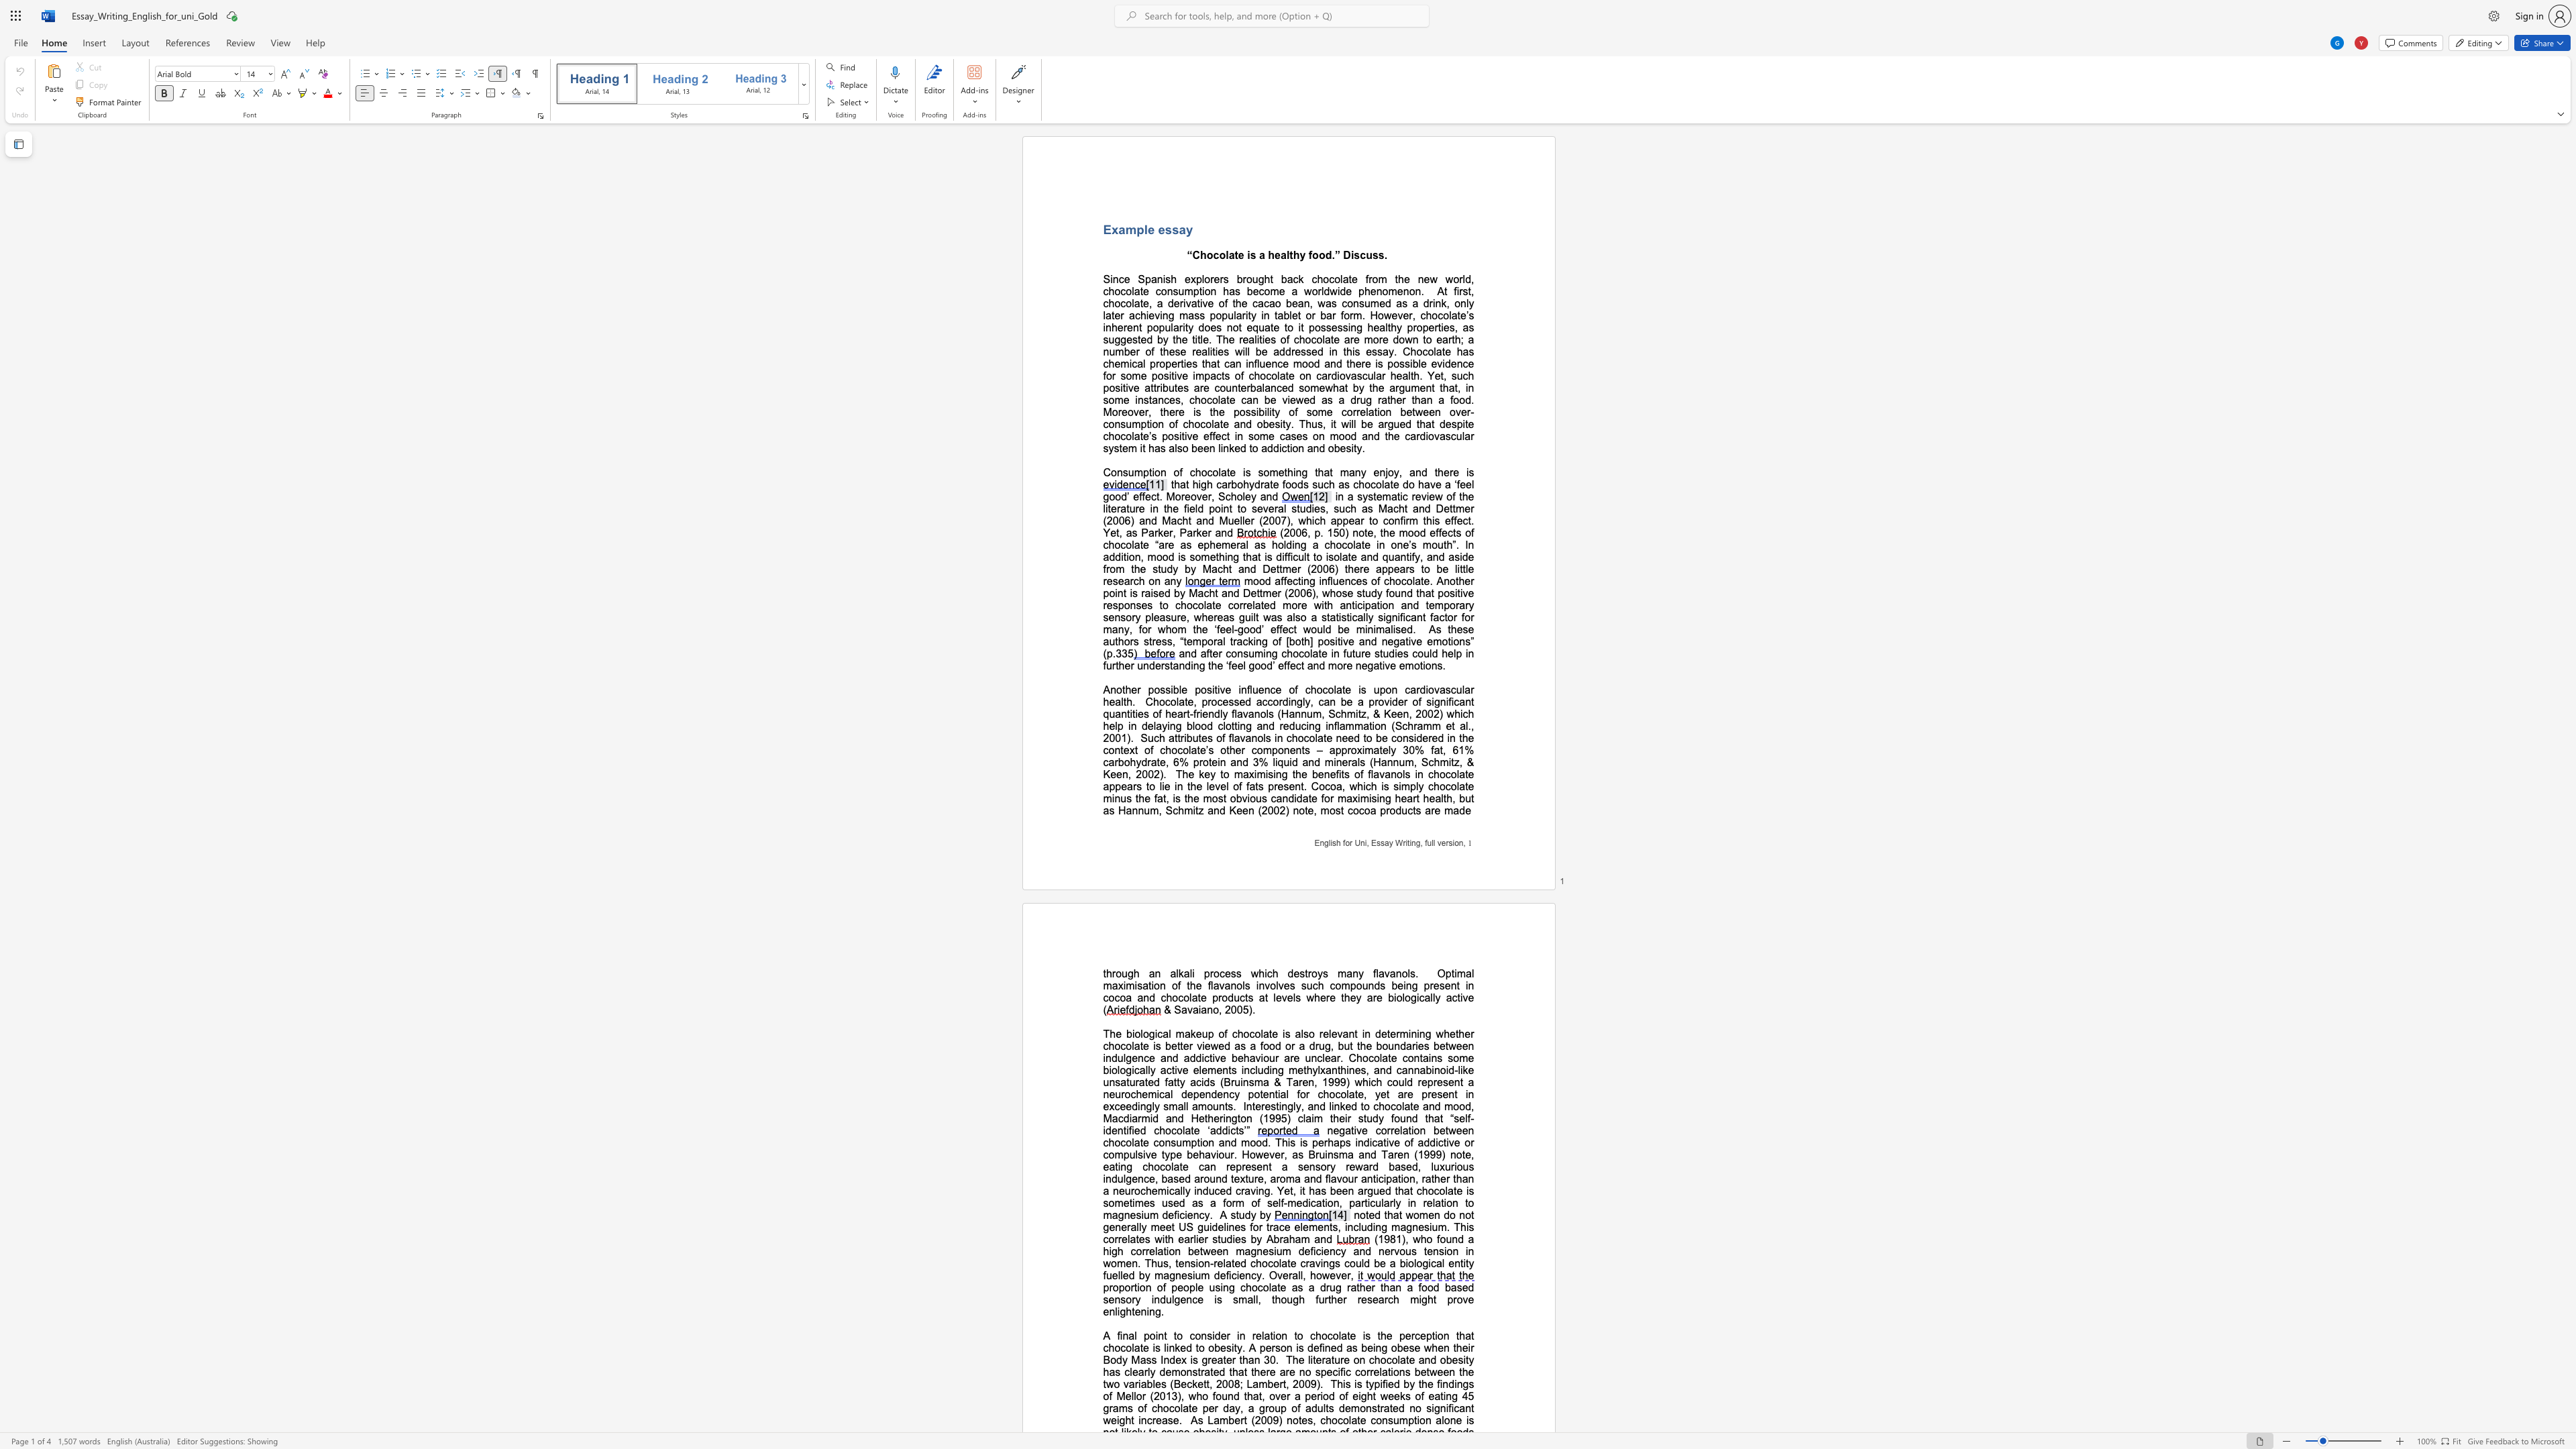 The width and height of the screenshot is (2576, 1449). Describe the element at coordinates (1189, 1238) in the screenshot. I see `the subset text "rlier studies" within the text "US guidelines for trace elements, including magnesium. This correlates with earlier studies by Abraham and"` at that location.